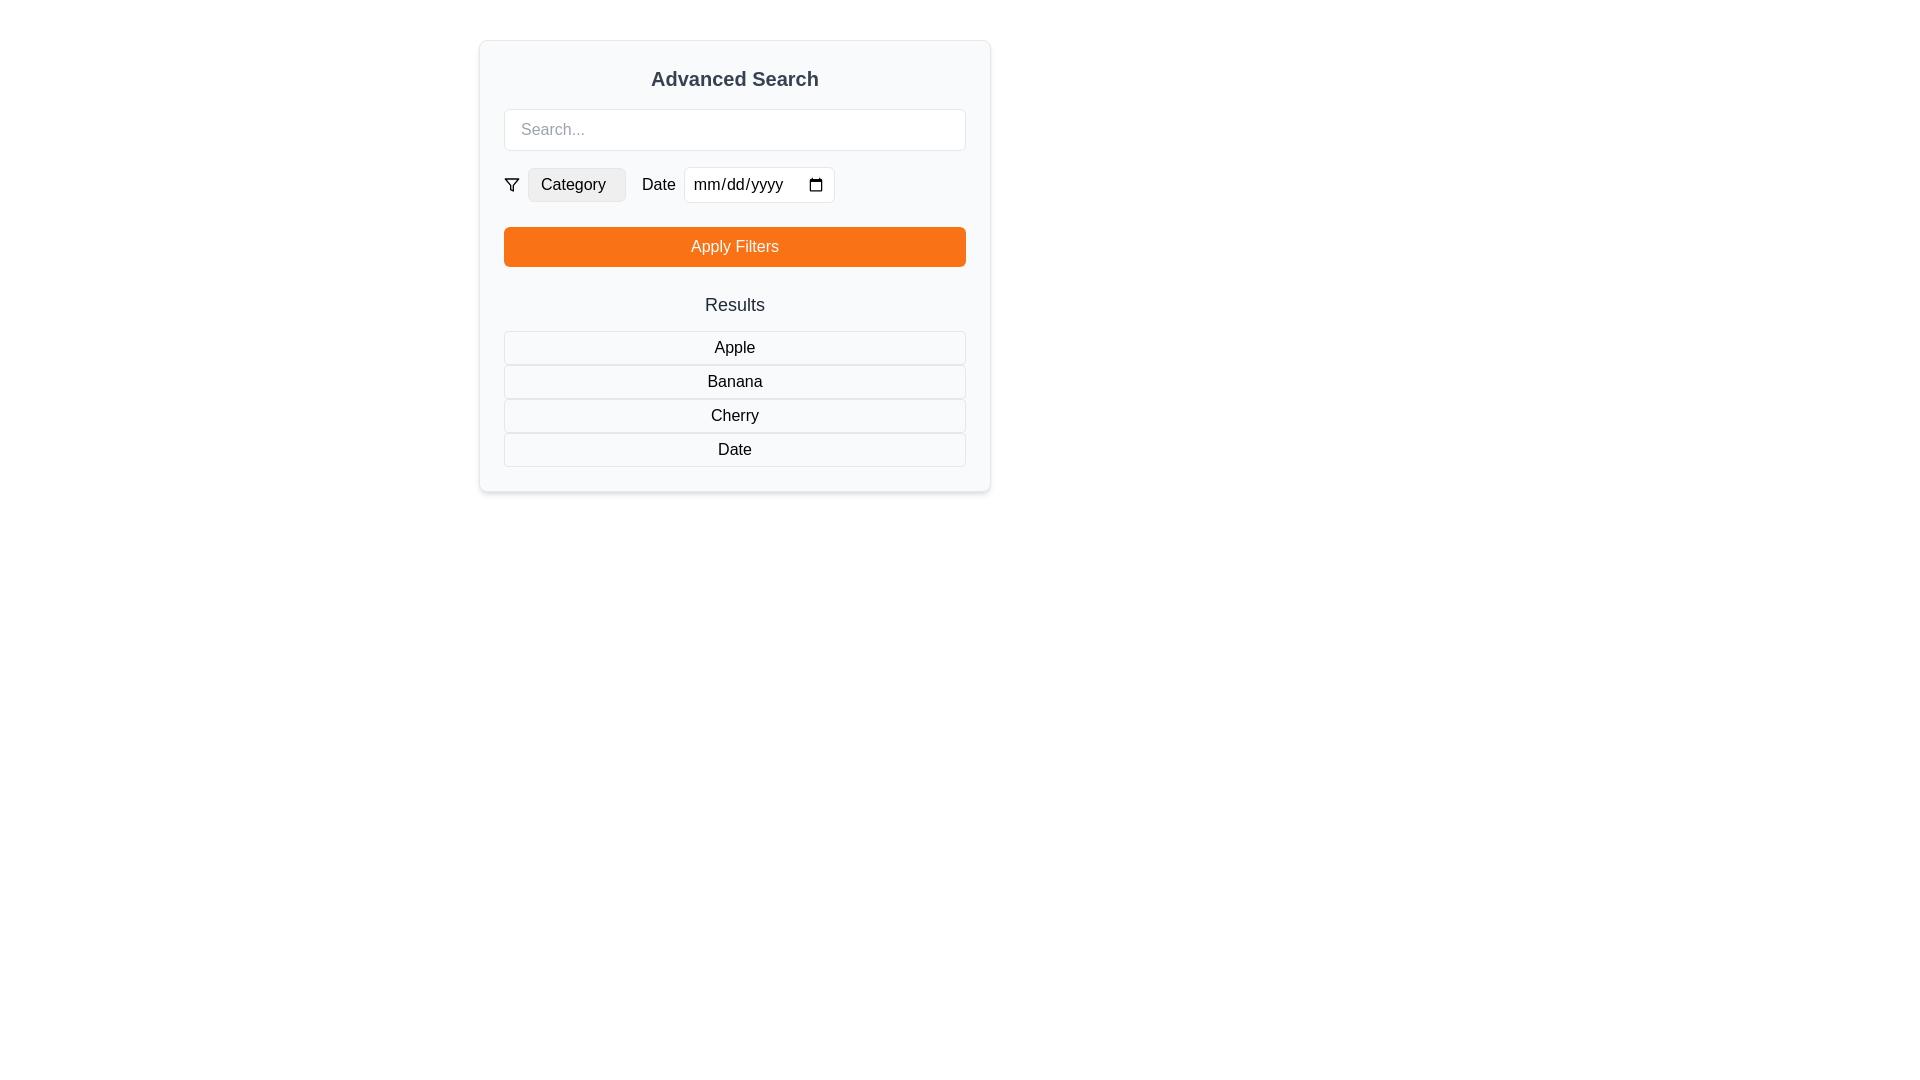 The height and width of the screenshot is (1080, 1920). Describe the element at coordinates (733, 450) in the screenshot. I see `the fourth item in the list of results labeled 'Results', which is a Button-like text element and is the last item following 'Apple', 'Banana', and 'Cherry'` at that location.